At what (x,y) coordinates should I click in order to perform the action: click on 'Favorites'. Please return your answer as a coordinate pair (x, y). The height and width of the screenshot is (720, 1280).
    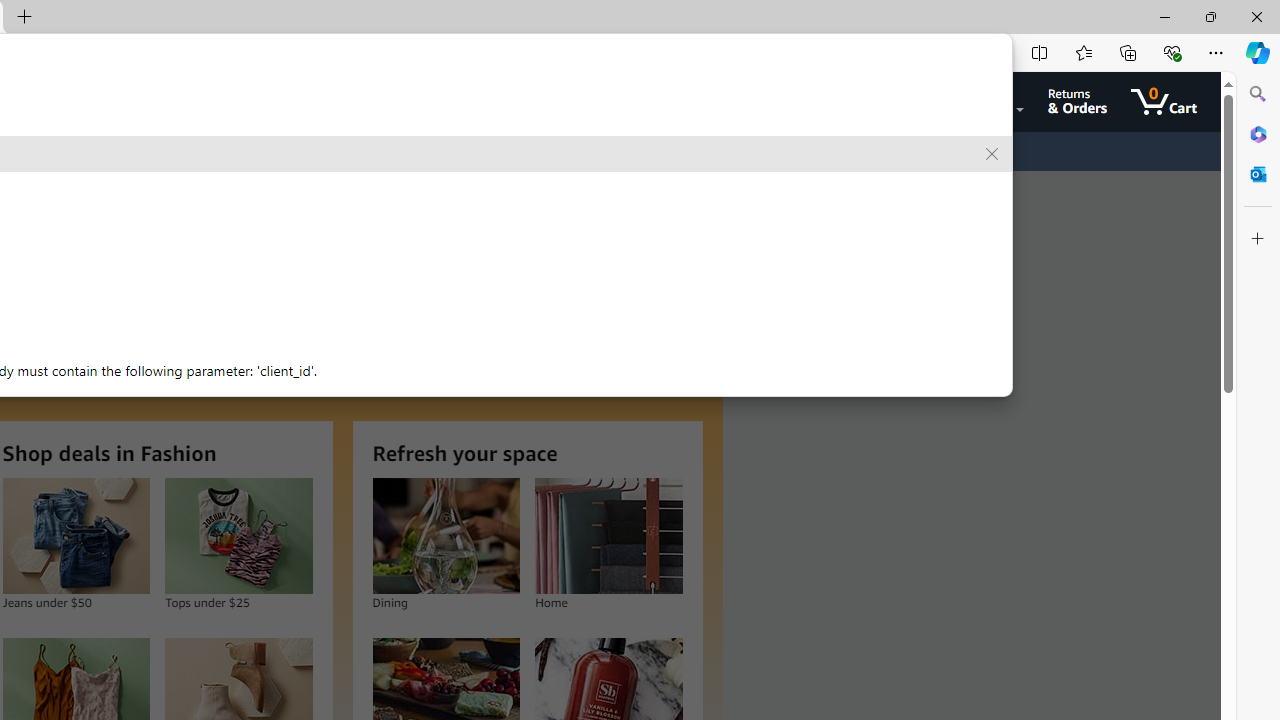
    Looking at the image, I should click on (1082, 51).